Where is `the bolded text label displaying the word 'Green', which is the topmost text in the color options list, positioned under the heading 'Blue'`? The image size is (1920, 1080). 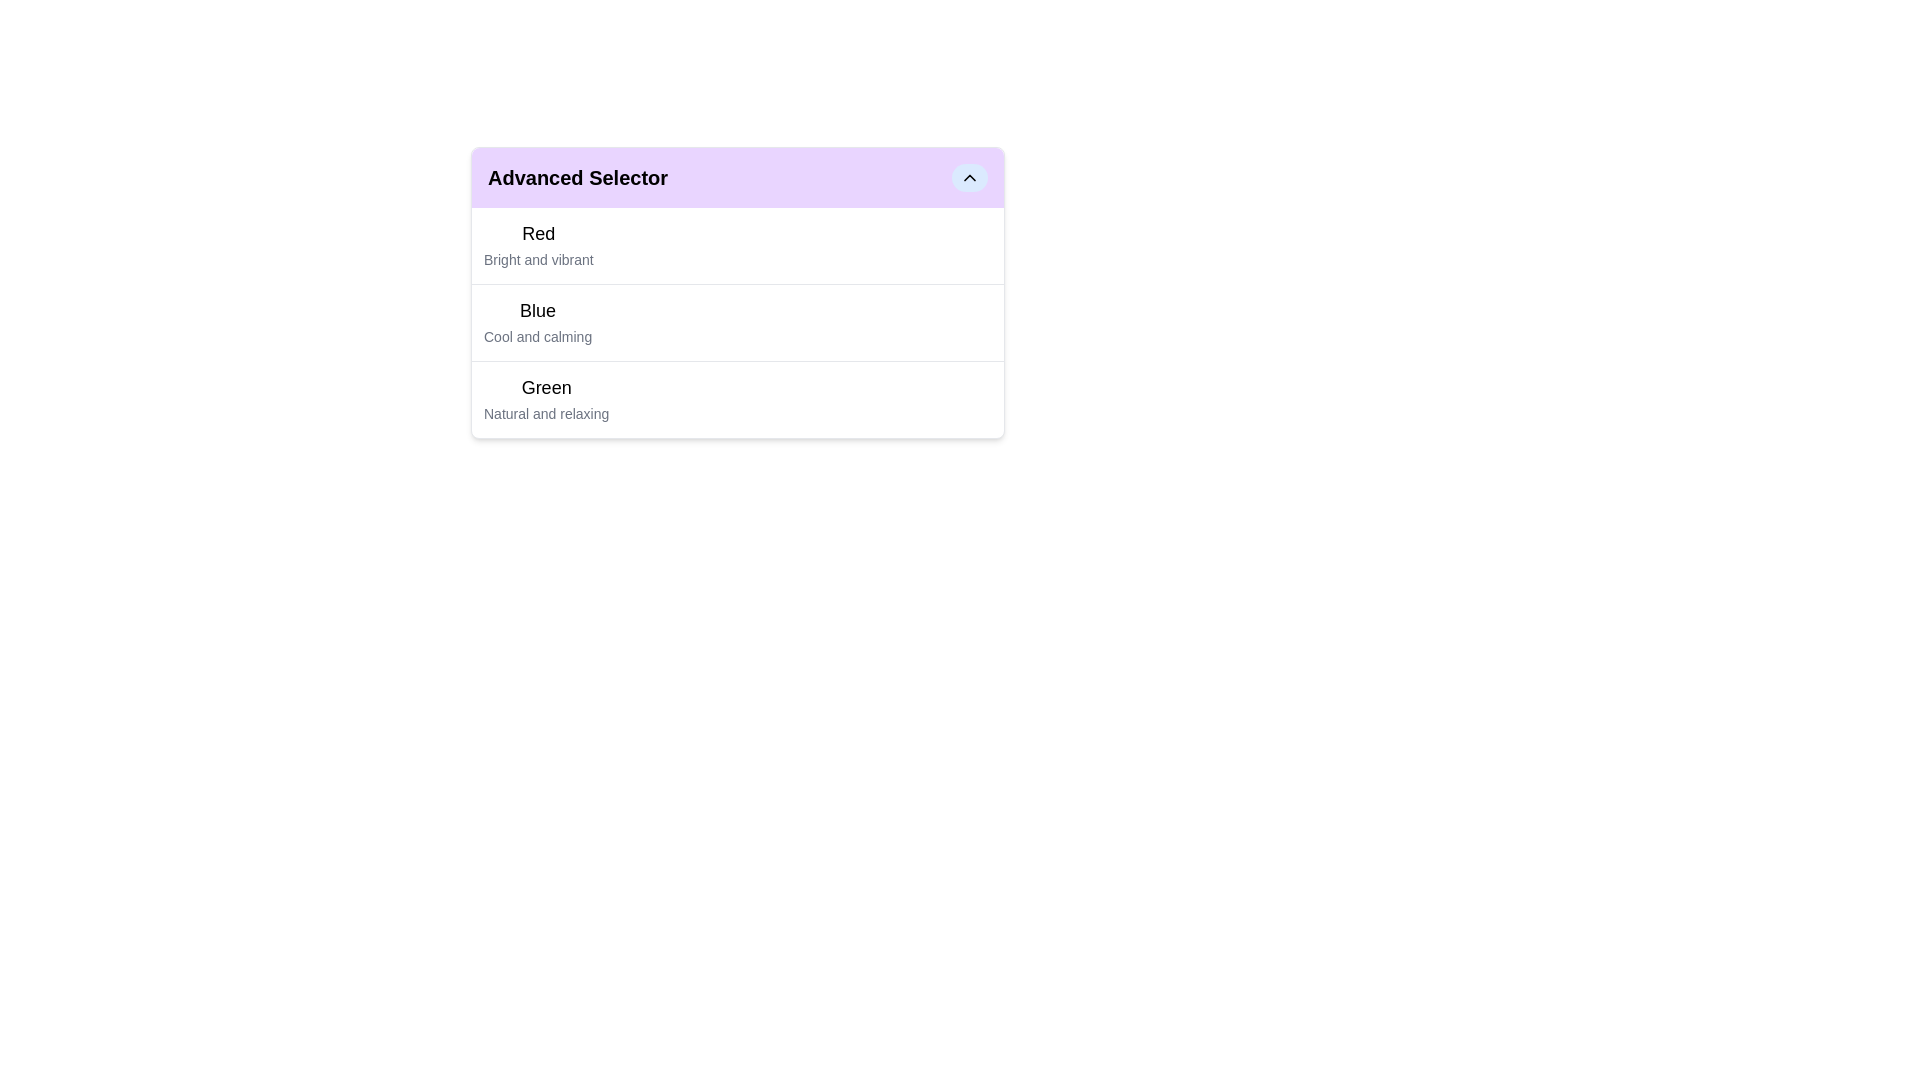
the bolded text label displaying the word 'Green', which is the topmost text in the color options list, positioned under the heading 'Blue' is located at coordinates (546, 388).